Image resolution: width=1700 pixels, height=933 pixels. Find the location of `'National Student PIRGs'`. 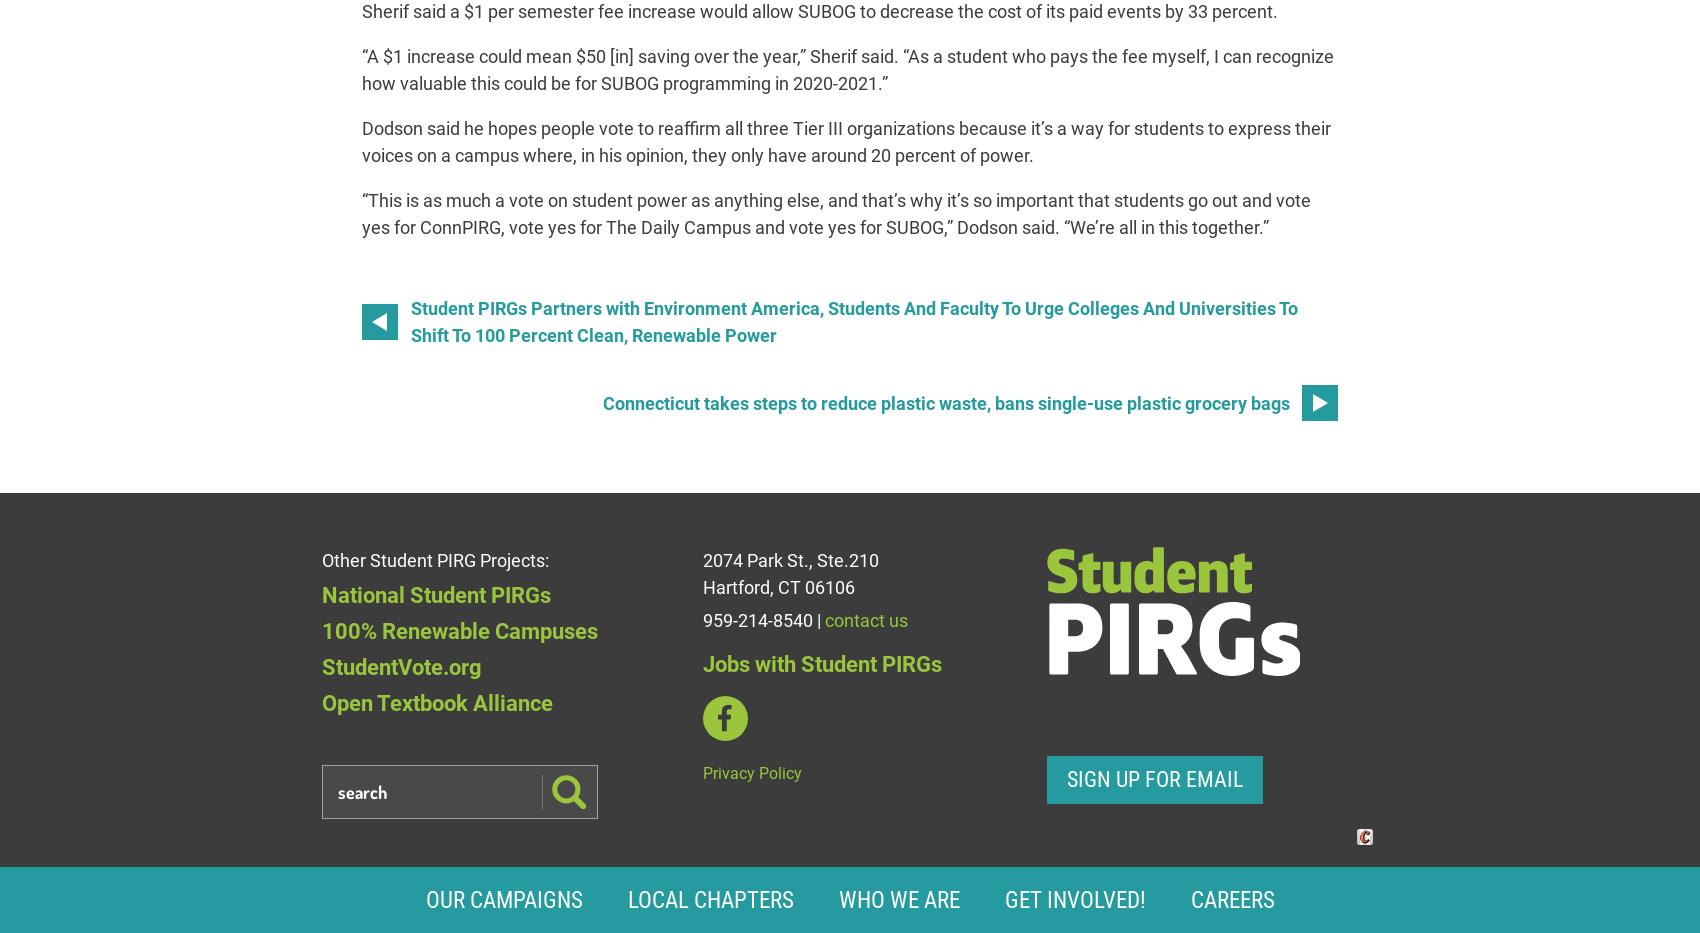

'National Student PIRGs' is located at coordinates (435, 594).